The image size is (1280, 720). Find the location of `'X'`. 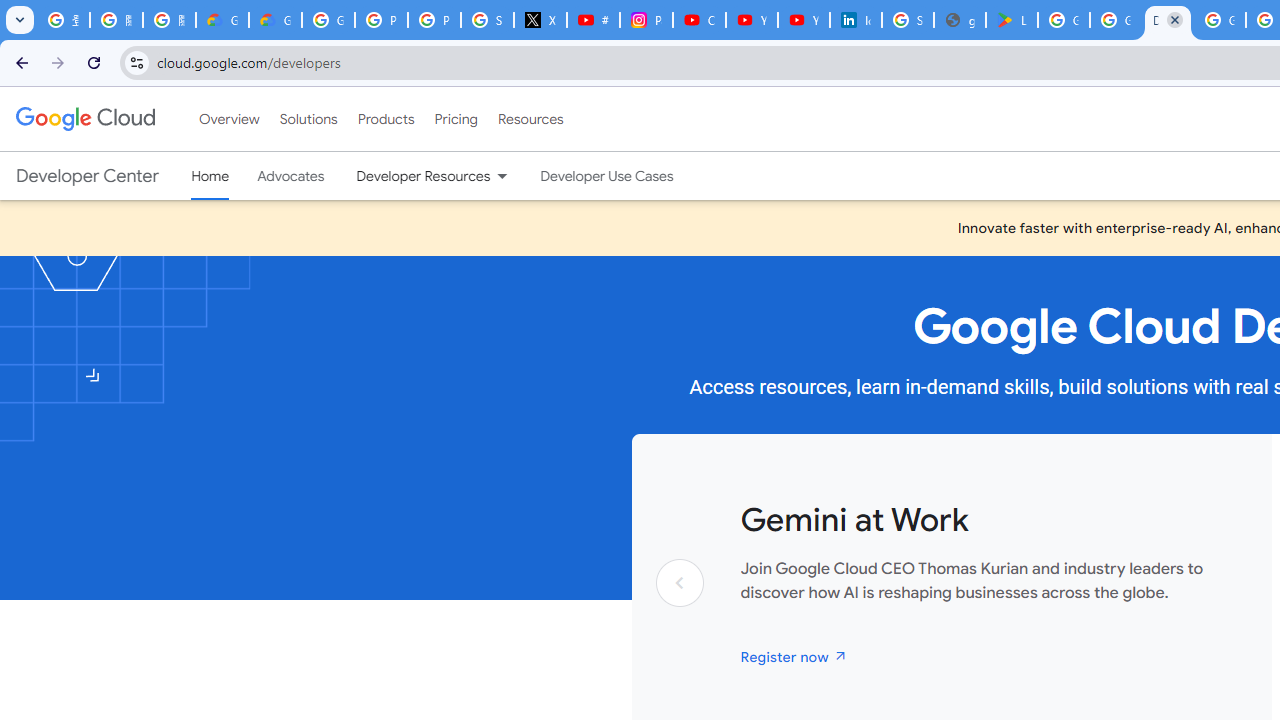

'X' is located at coordinates (540, 20).